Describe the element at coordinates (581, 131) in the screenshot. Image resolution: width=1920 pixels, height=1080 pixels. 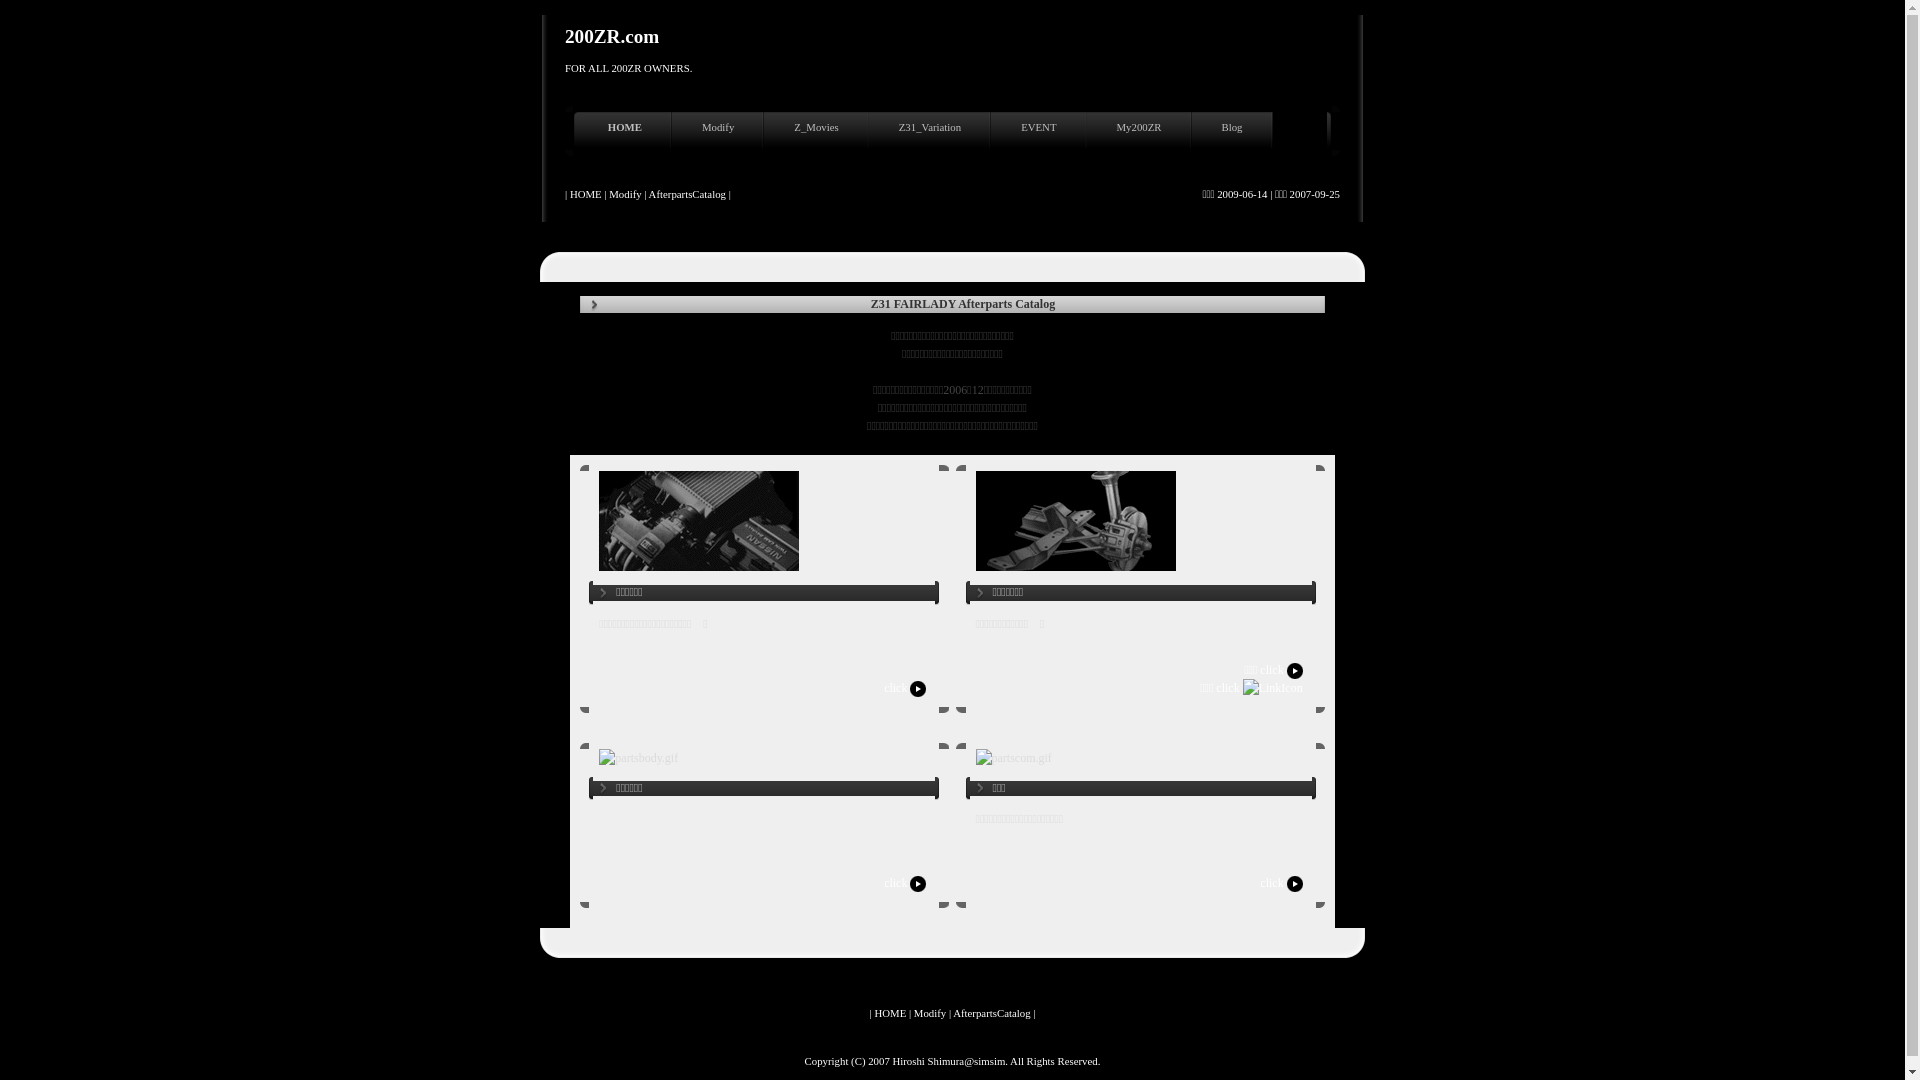
I see `'HOME'` at that location.